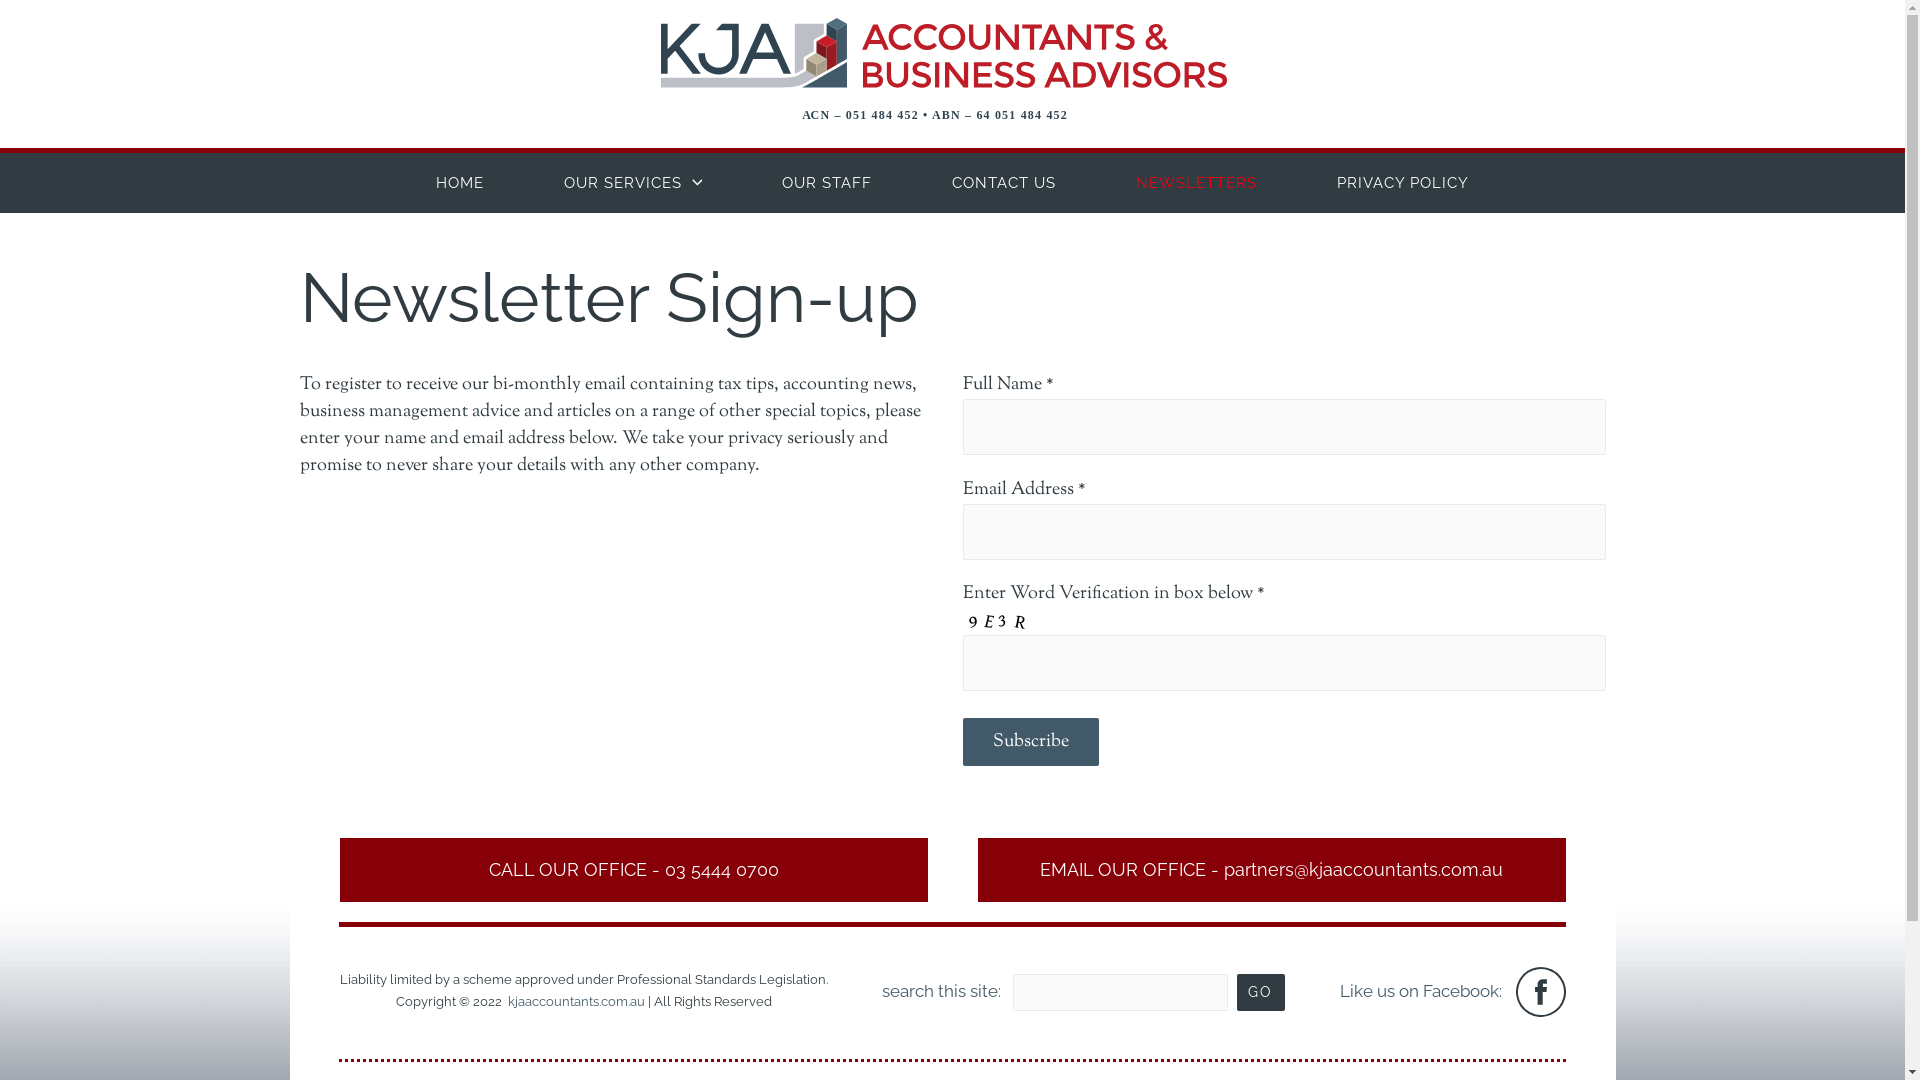 This screenshot has width=1920, height=1080. I want to click on ' kjaaccountants.com.au', so click(574, 1001).